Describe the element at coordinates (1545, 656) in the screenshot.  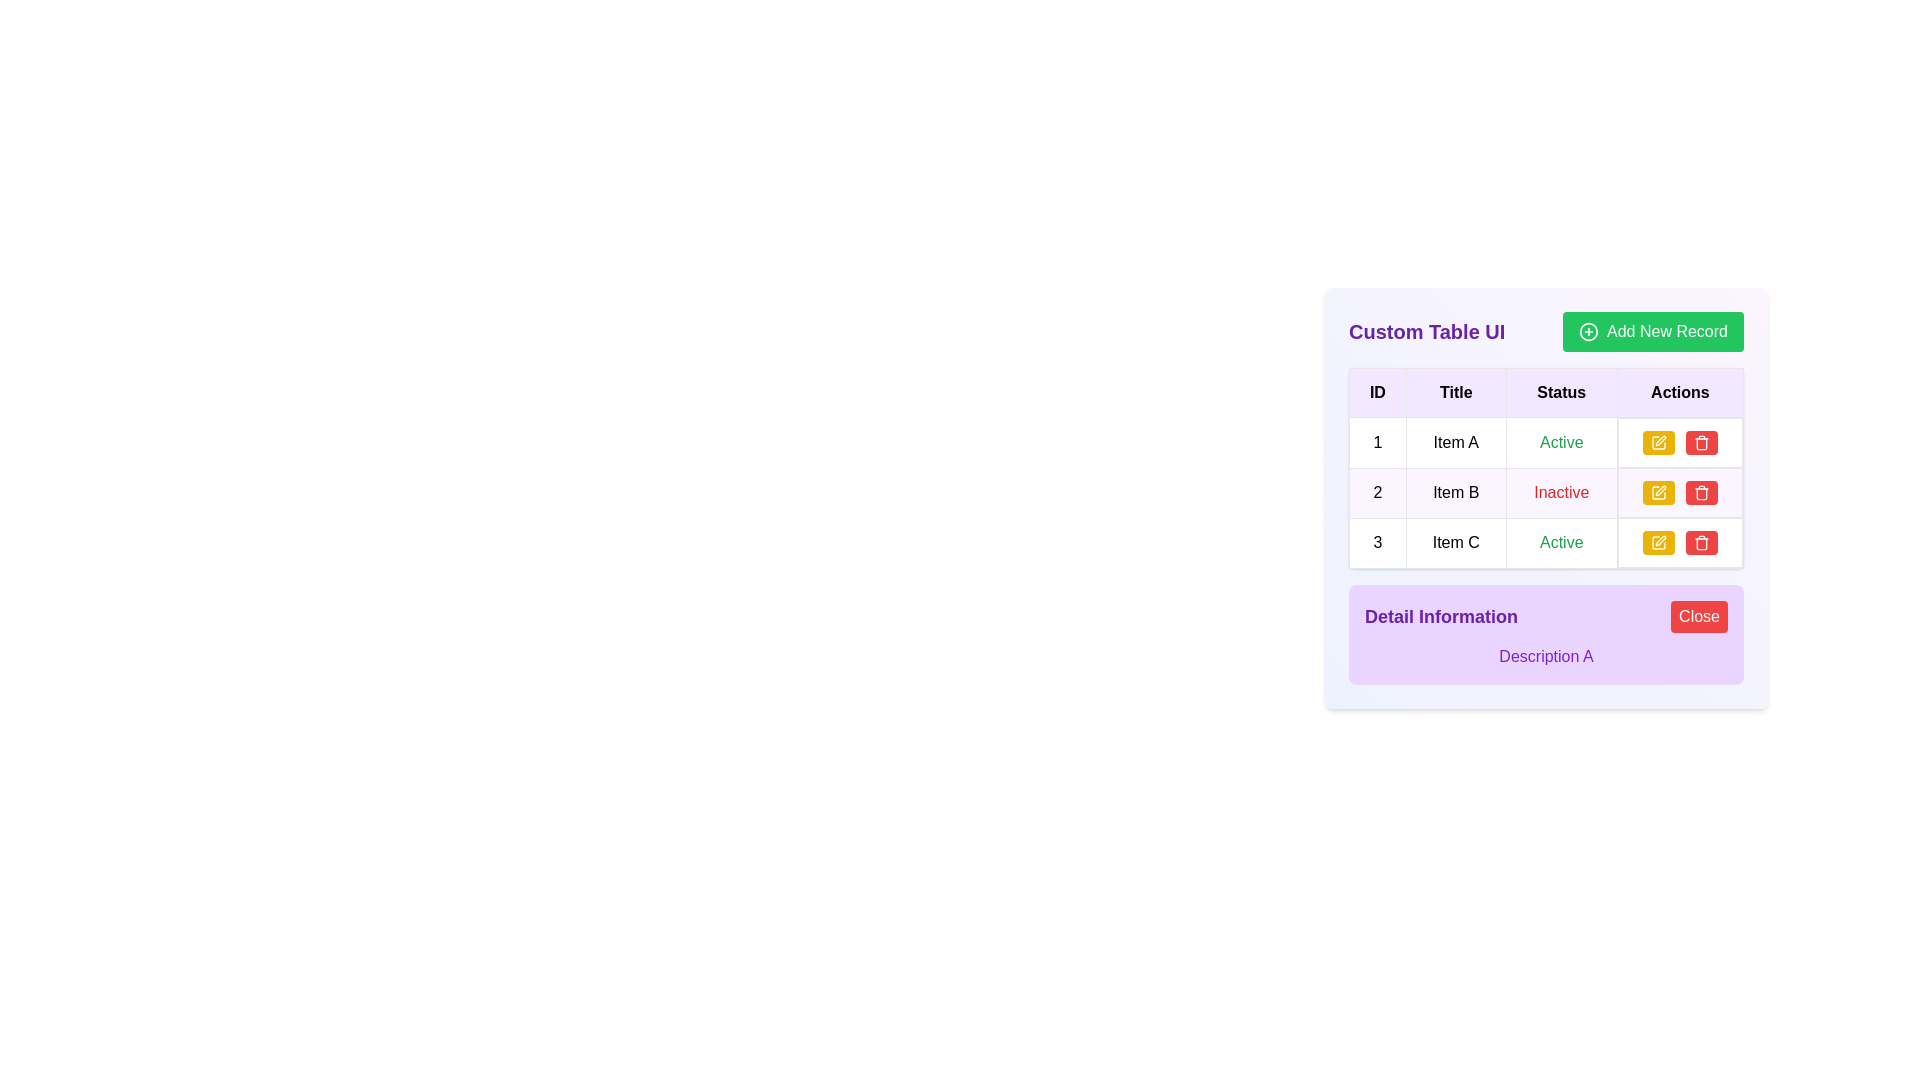
I see `the text label displaying 'Description A' in purple font, located at the bottom of the 'Detail Information' section` at that location.